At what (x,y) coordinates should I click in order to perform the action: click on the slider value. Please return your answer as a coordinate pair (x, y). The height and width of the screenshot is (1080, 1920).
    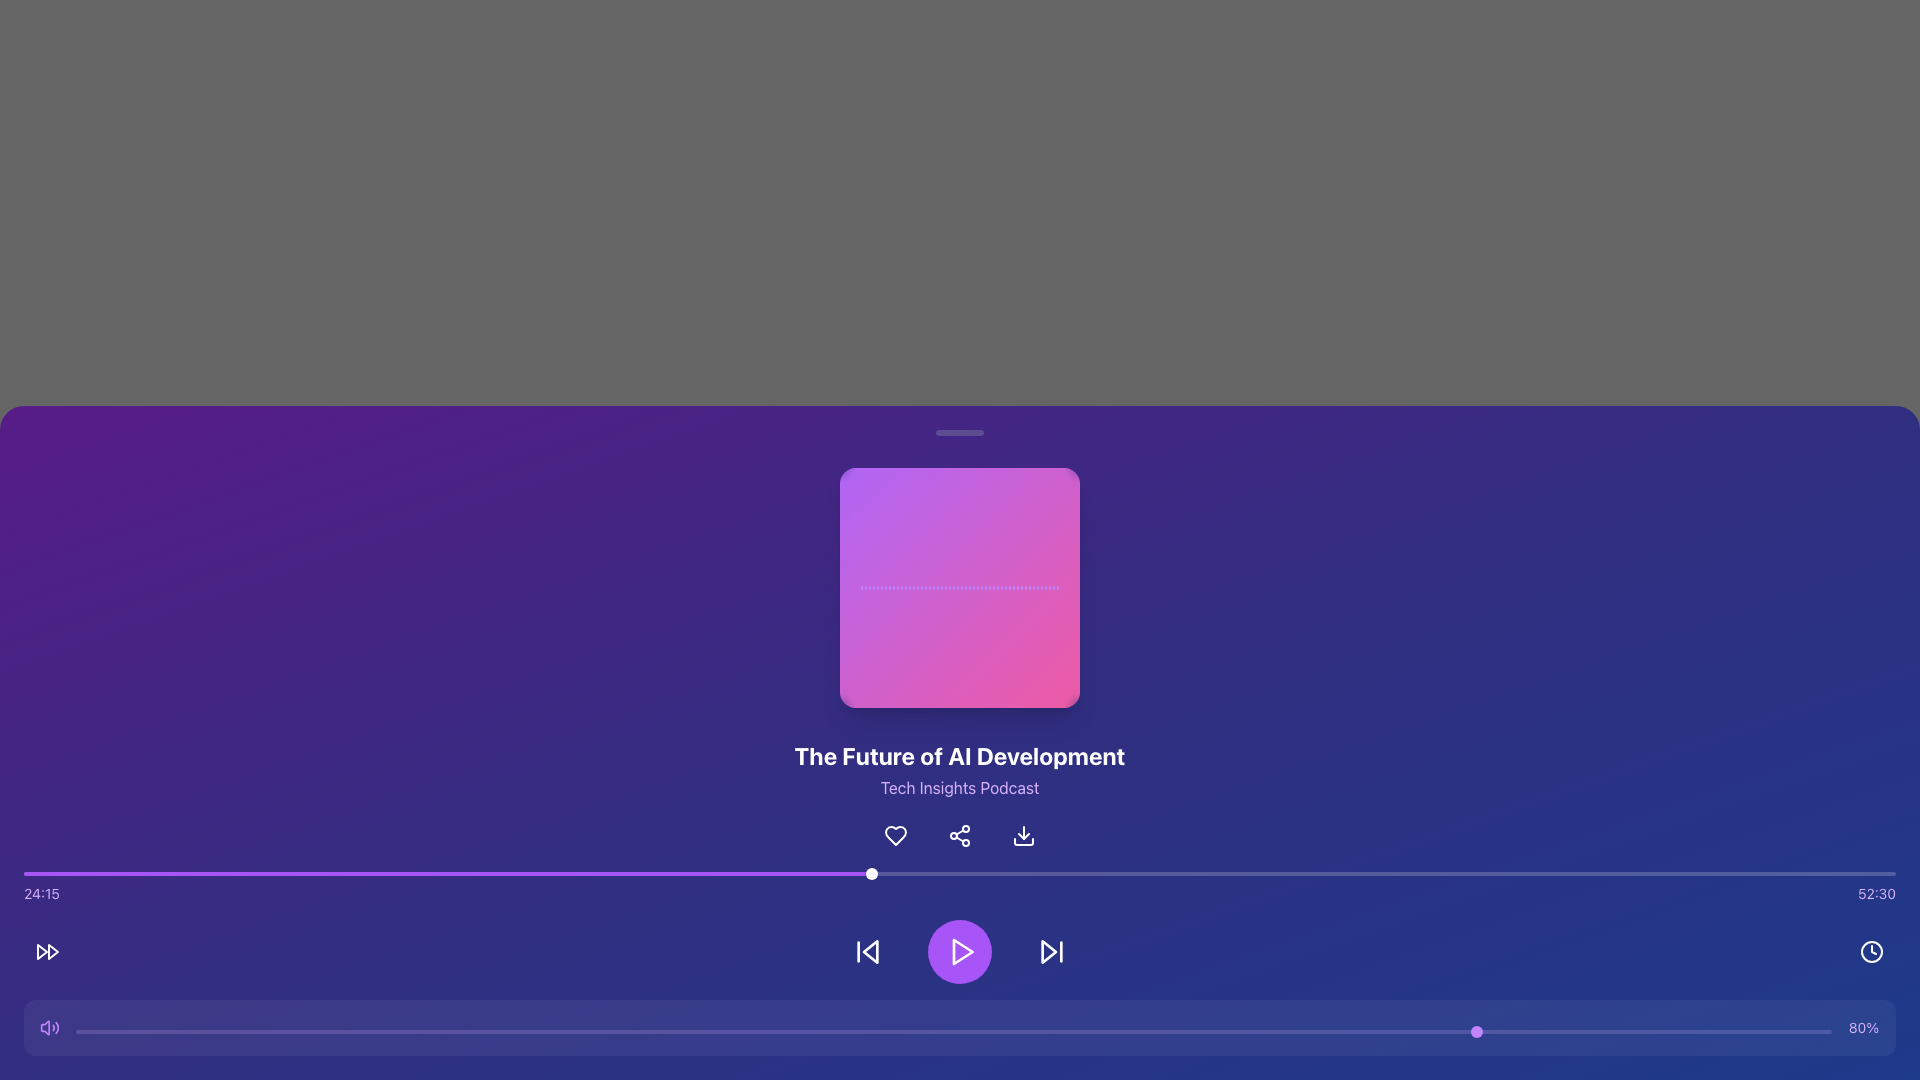
    Looking at the image, I should click on (497, 1032).